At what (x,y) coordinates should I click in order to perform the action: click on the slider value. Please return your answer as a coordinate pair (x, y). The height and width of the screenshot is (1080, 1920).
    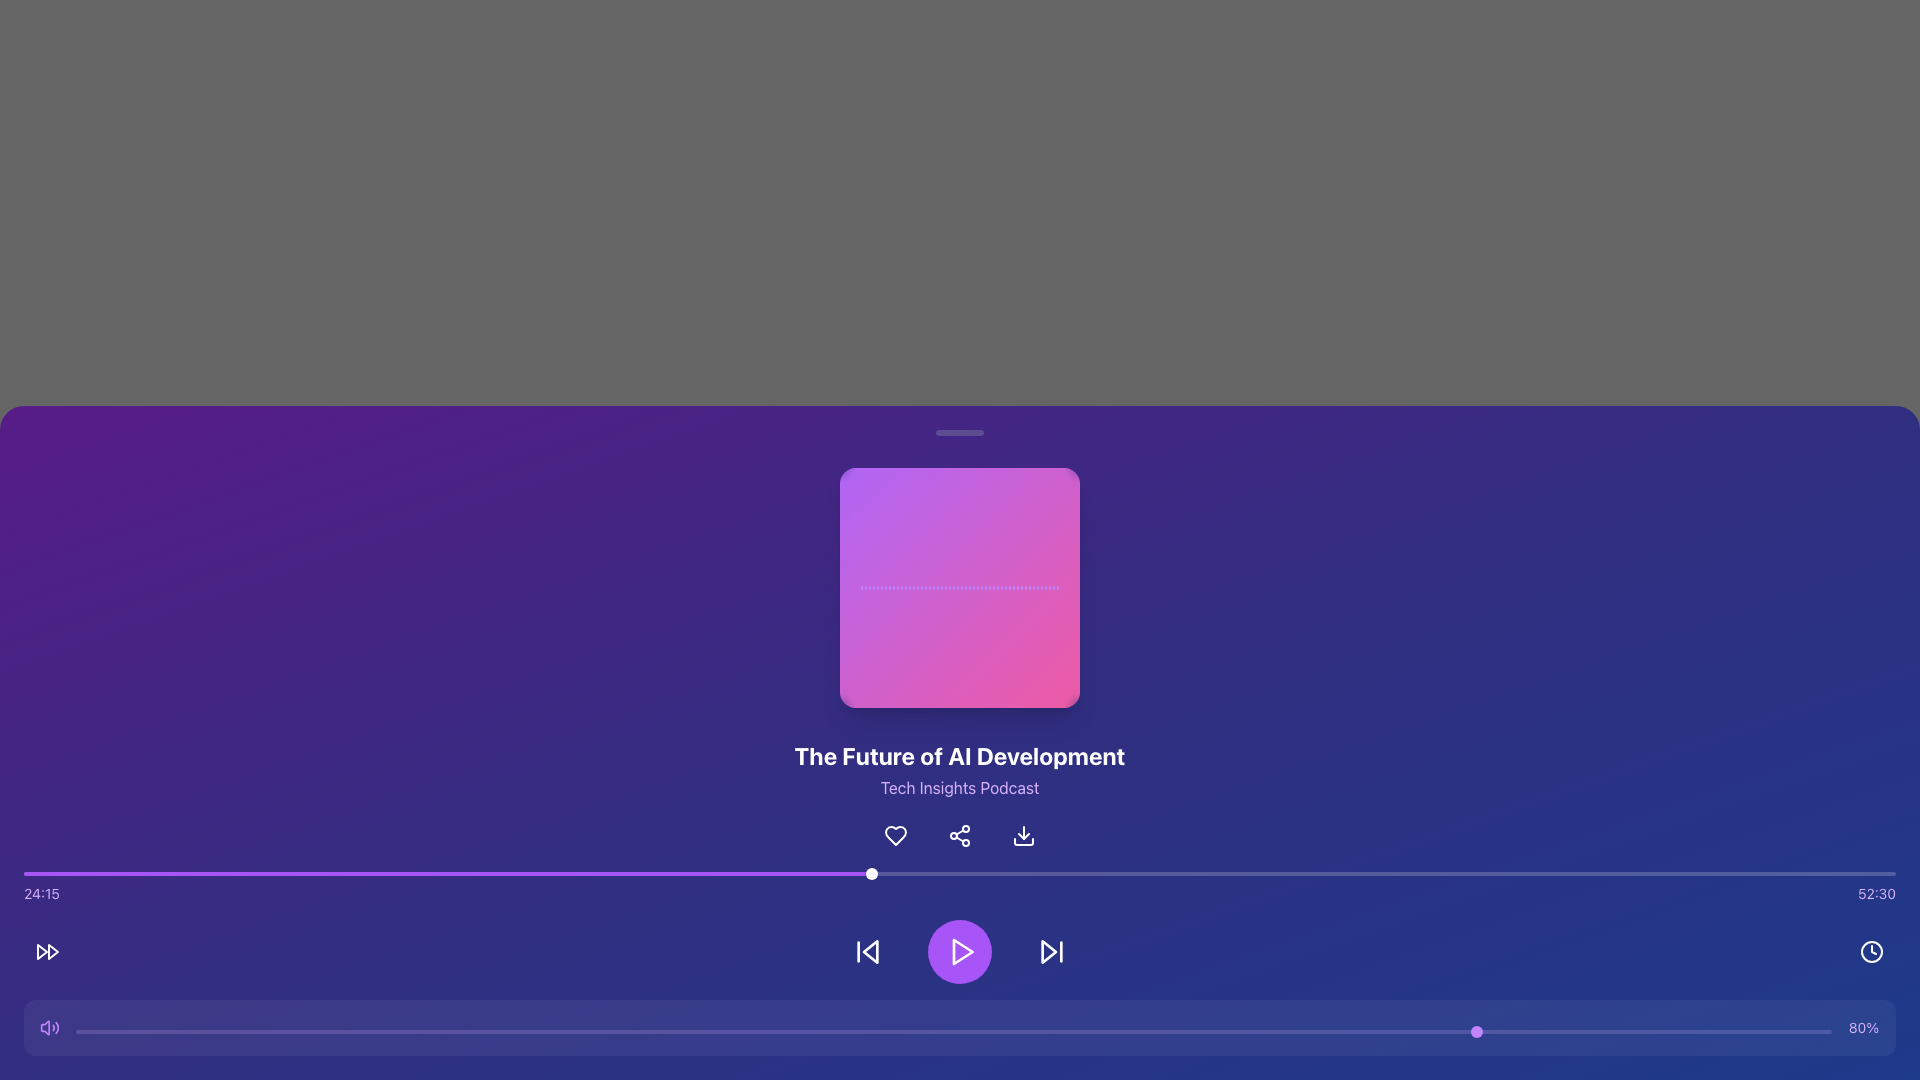
    Looking at the image, I should click on (497, 1032).